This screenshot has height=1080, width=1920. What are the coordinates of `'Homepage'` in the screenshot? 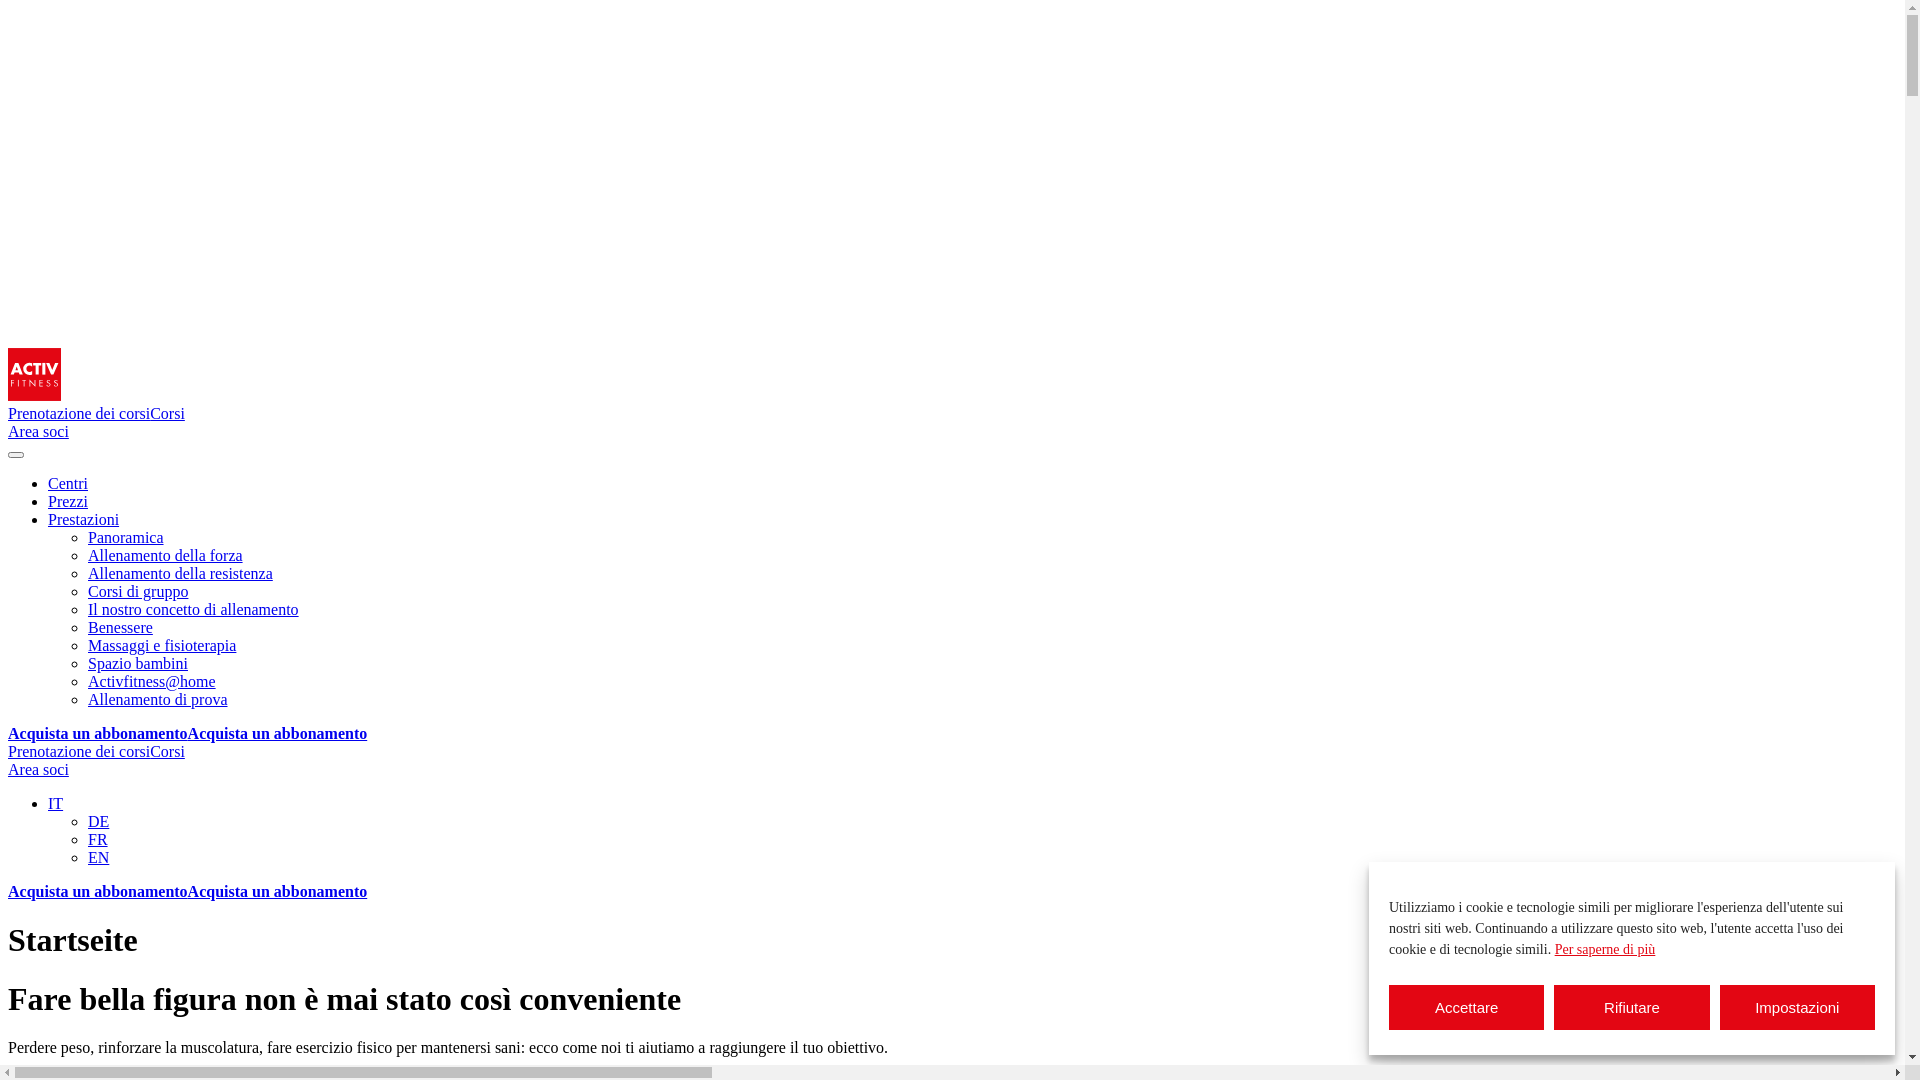 It's located at (34, 395).